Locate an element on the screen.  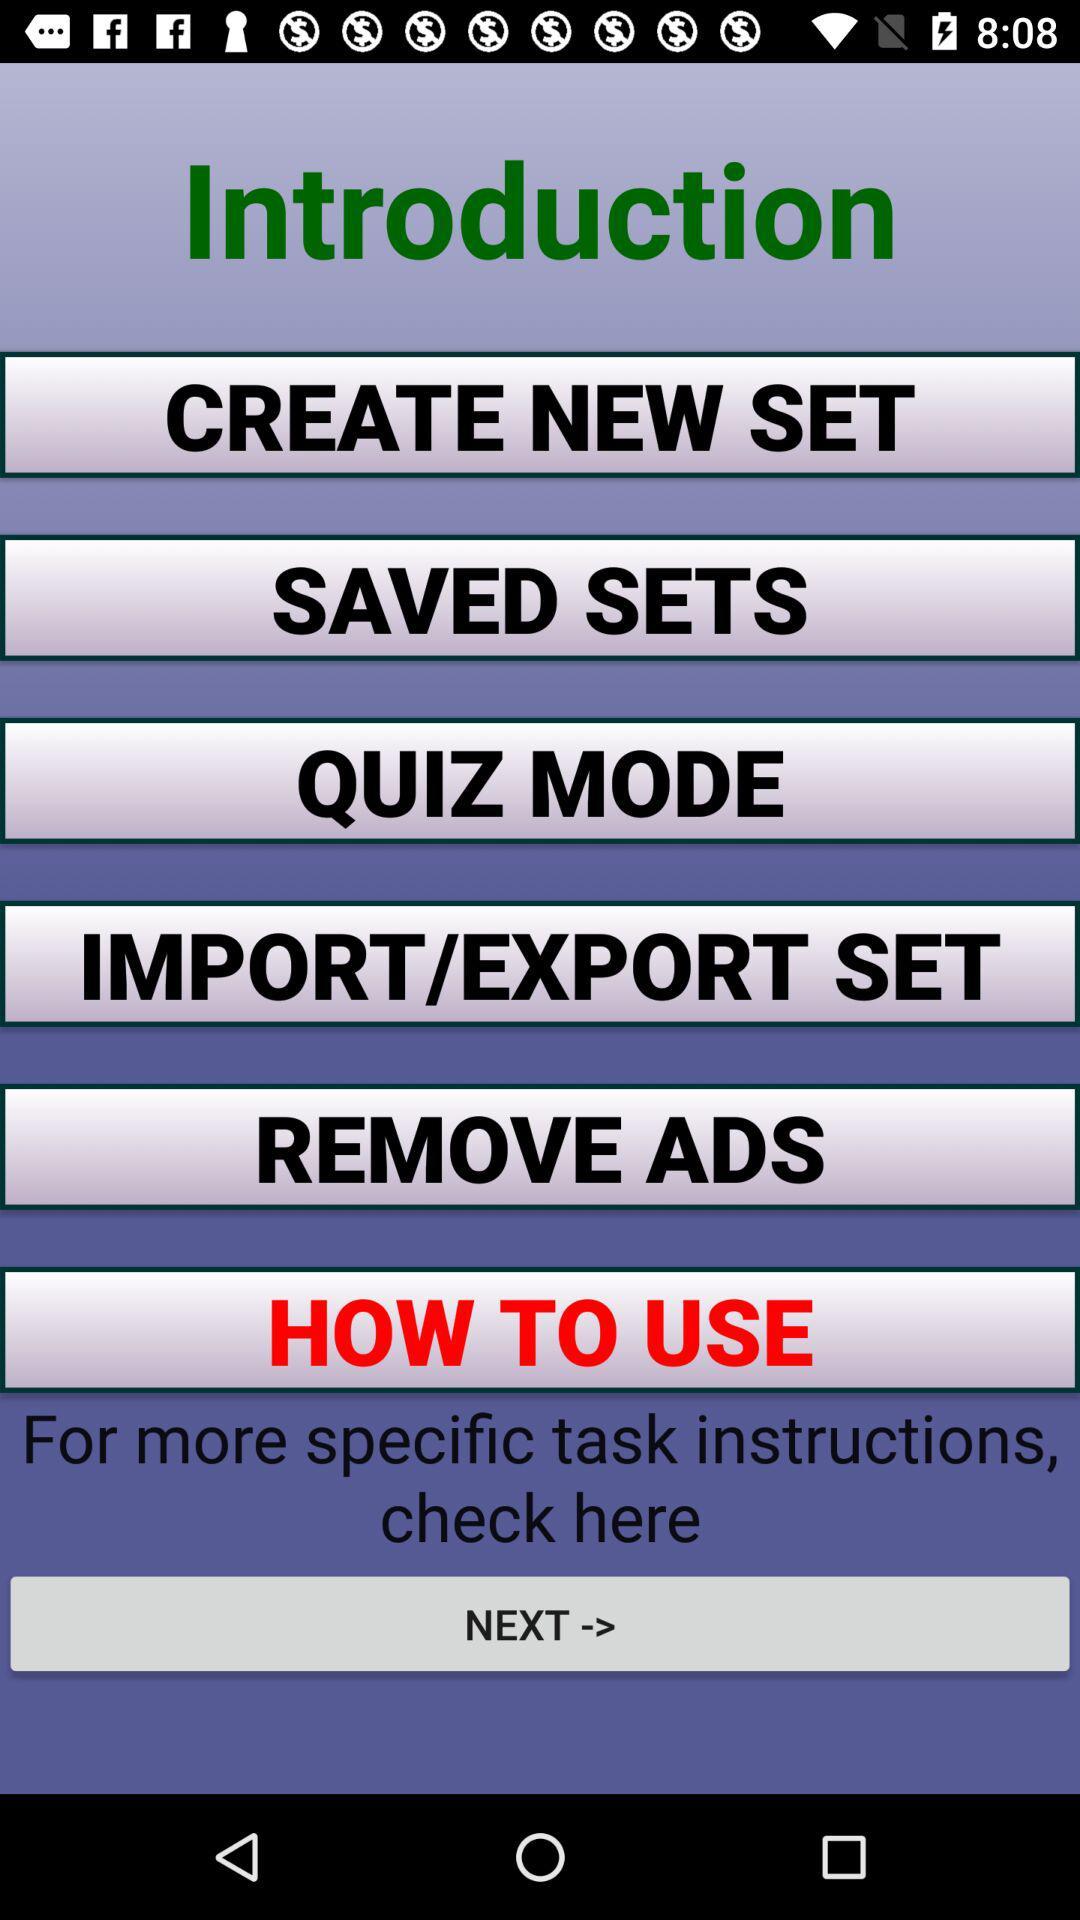
icon above the how to use button is located at coordinates (540, 1146).